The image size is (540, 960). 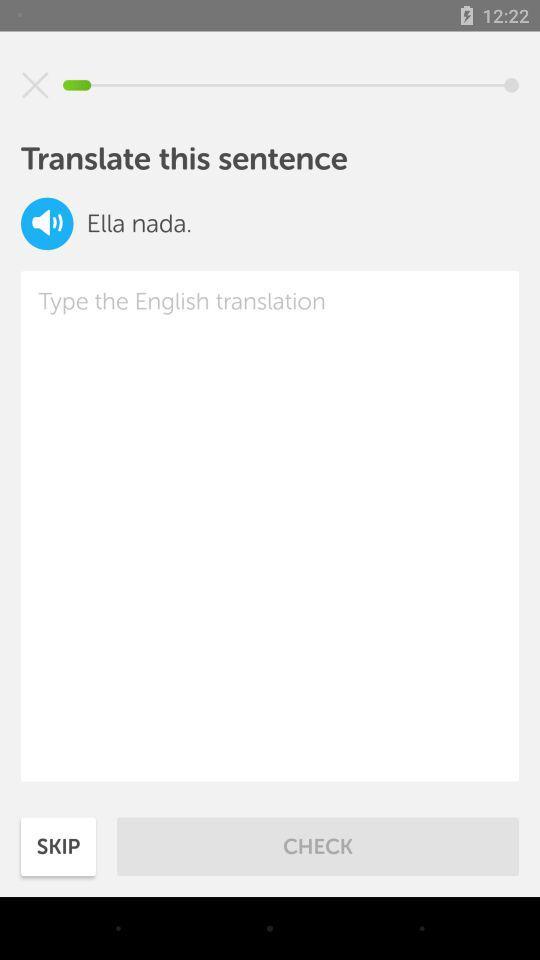 I want to click on write text, so click(x=270, y=525).